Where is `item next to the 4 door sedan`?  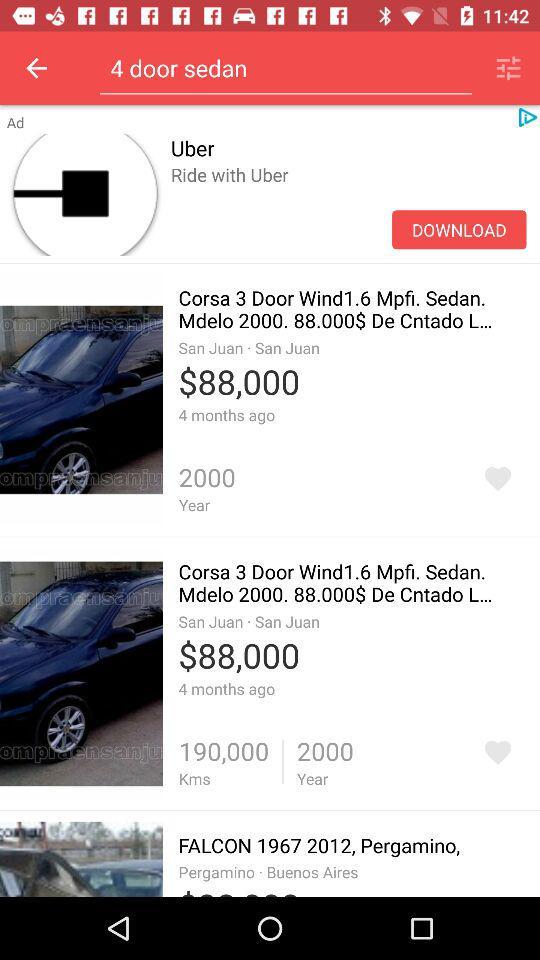
item next to the 4 door sedan is located at coordinates (508, 68).